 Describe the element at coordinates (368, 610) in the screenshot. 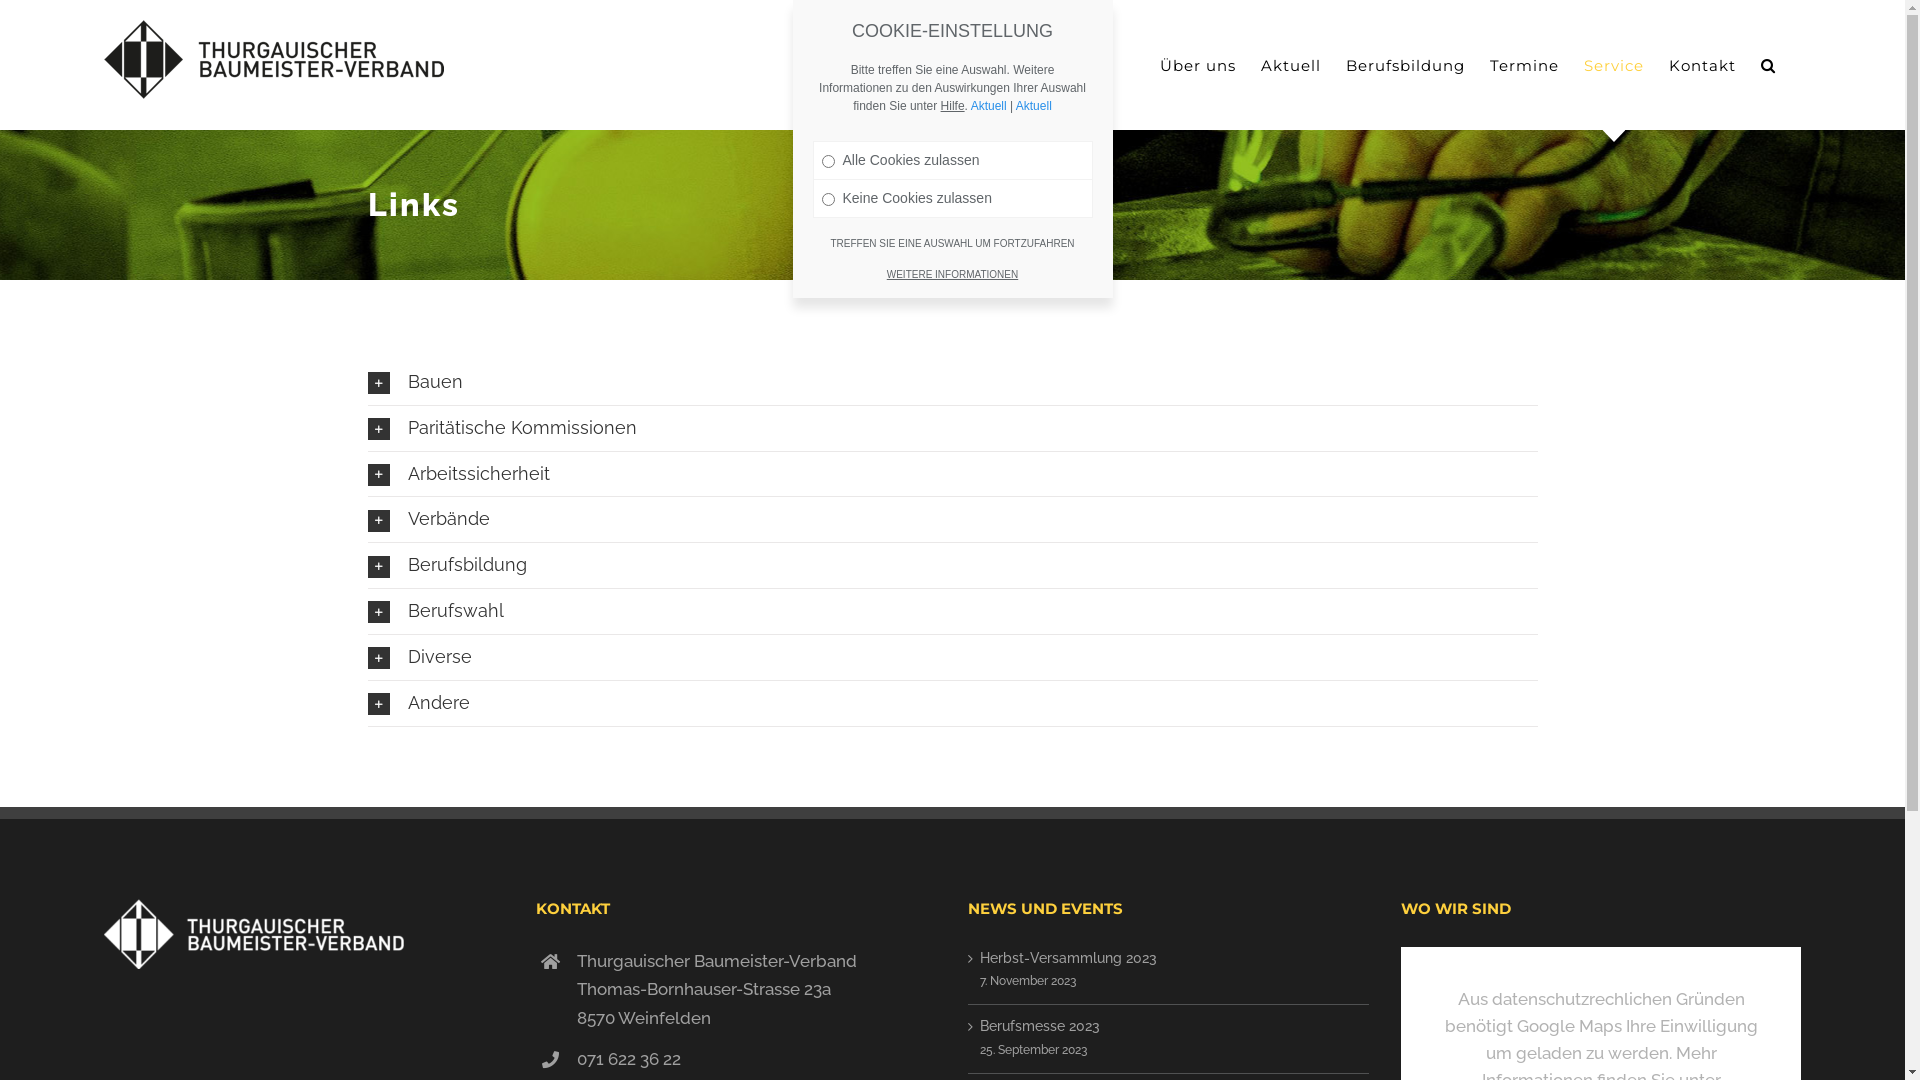

I see `'Berufswahl'` at that location.